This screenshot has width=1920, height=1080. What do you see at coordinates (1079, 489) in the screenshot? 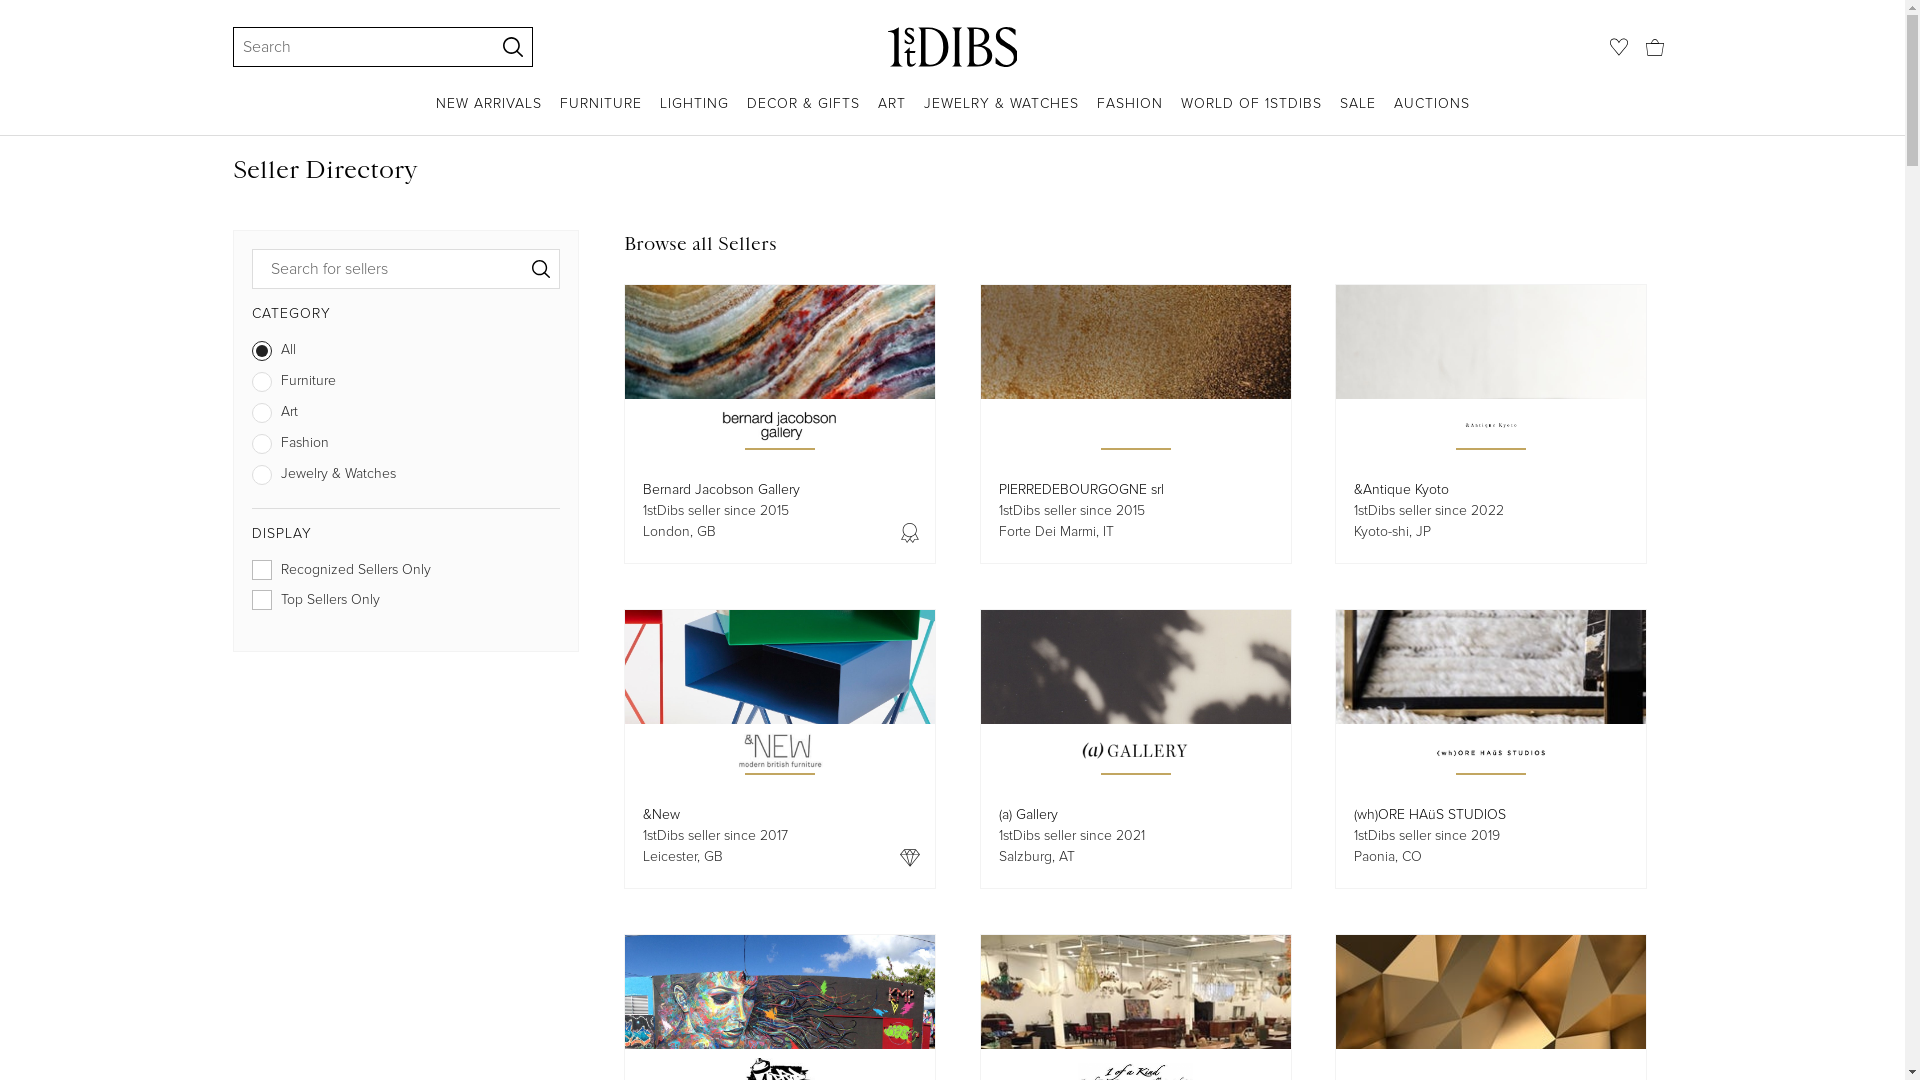
I see `'PIERREDEBOURGOGNE srl'` at bounding box center [1079, 489].